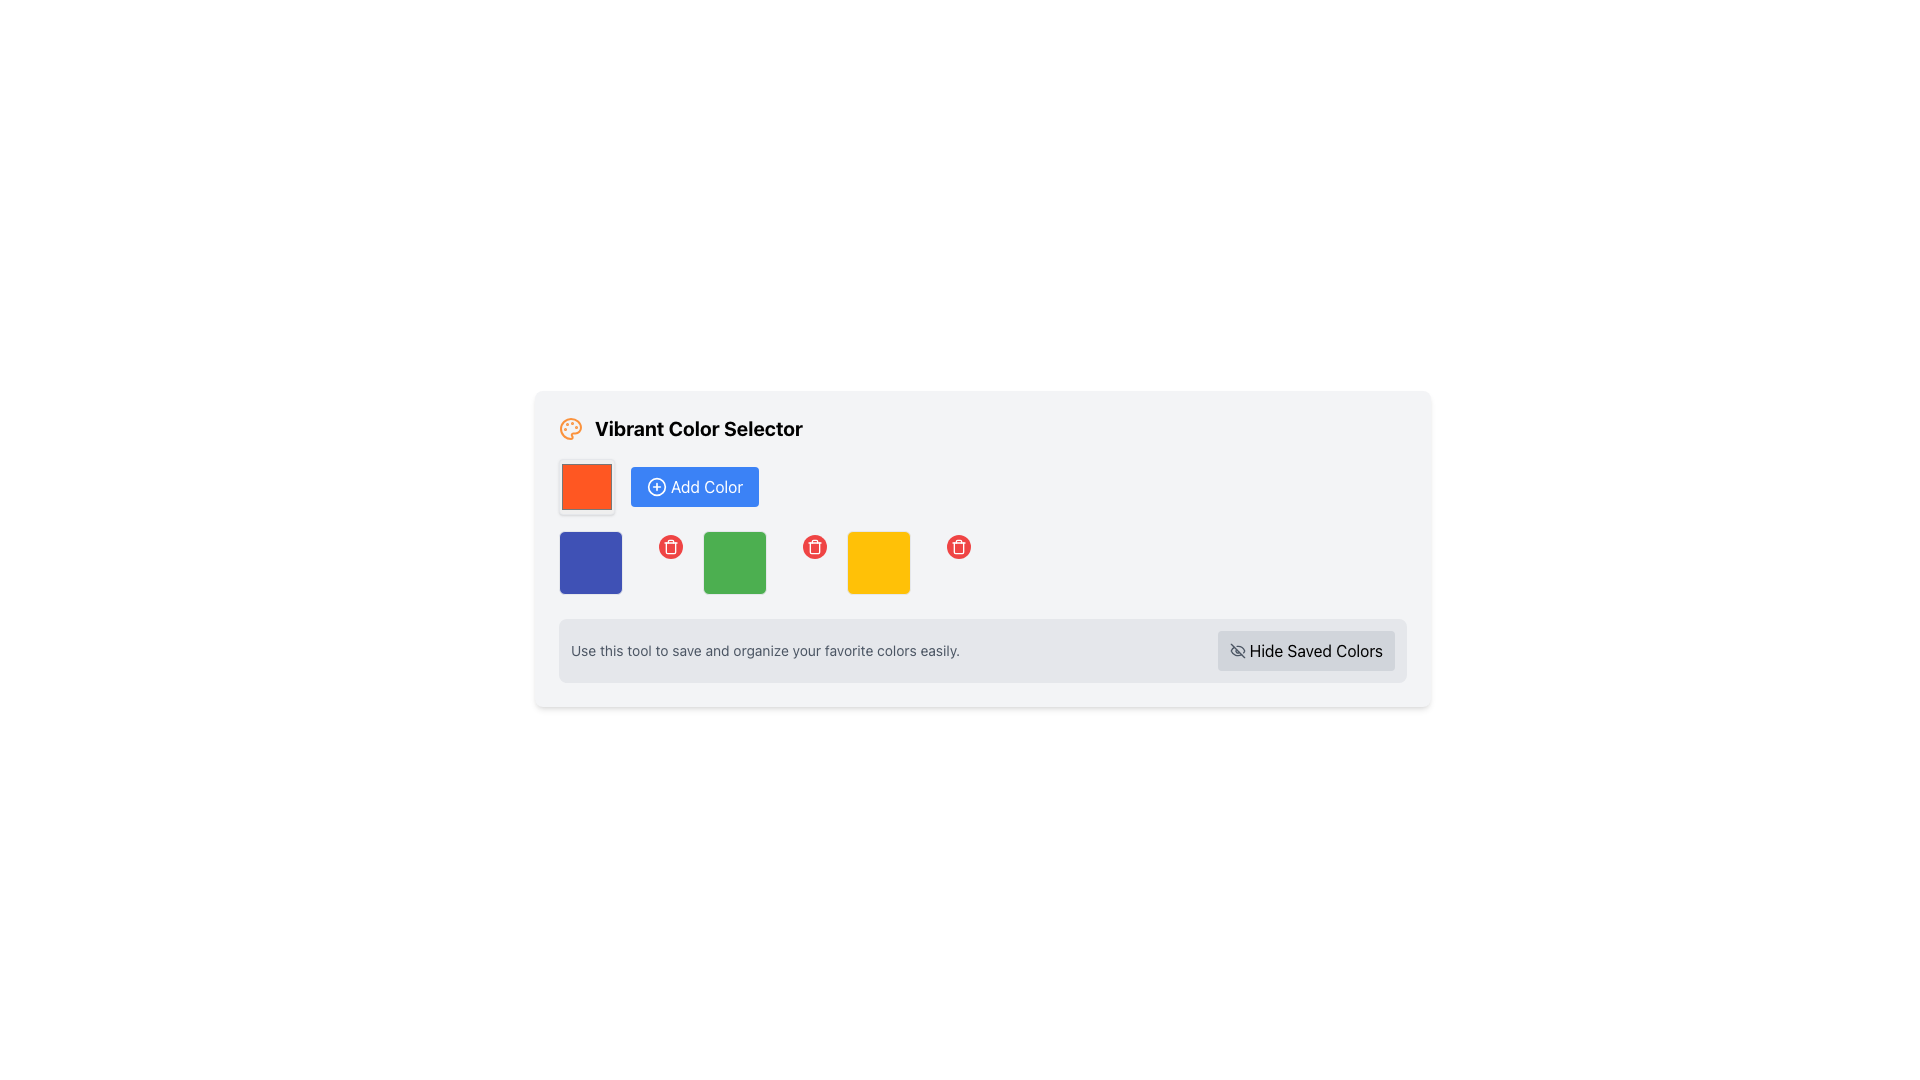 The image size is (1920, 1080). What do you see at coordinates (695, 486) in the screenshot?
I see `the 'Add Color' button with a blue background and white text` at bounding box center [695, 486].